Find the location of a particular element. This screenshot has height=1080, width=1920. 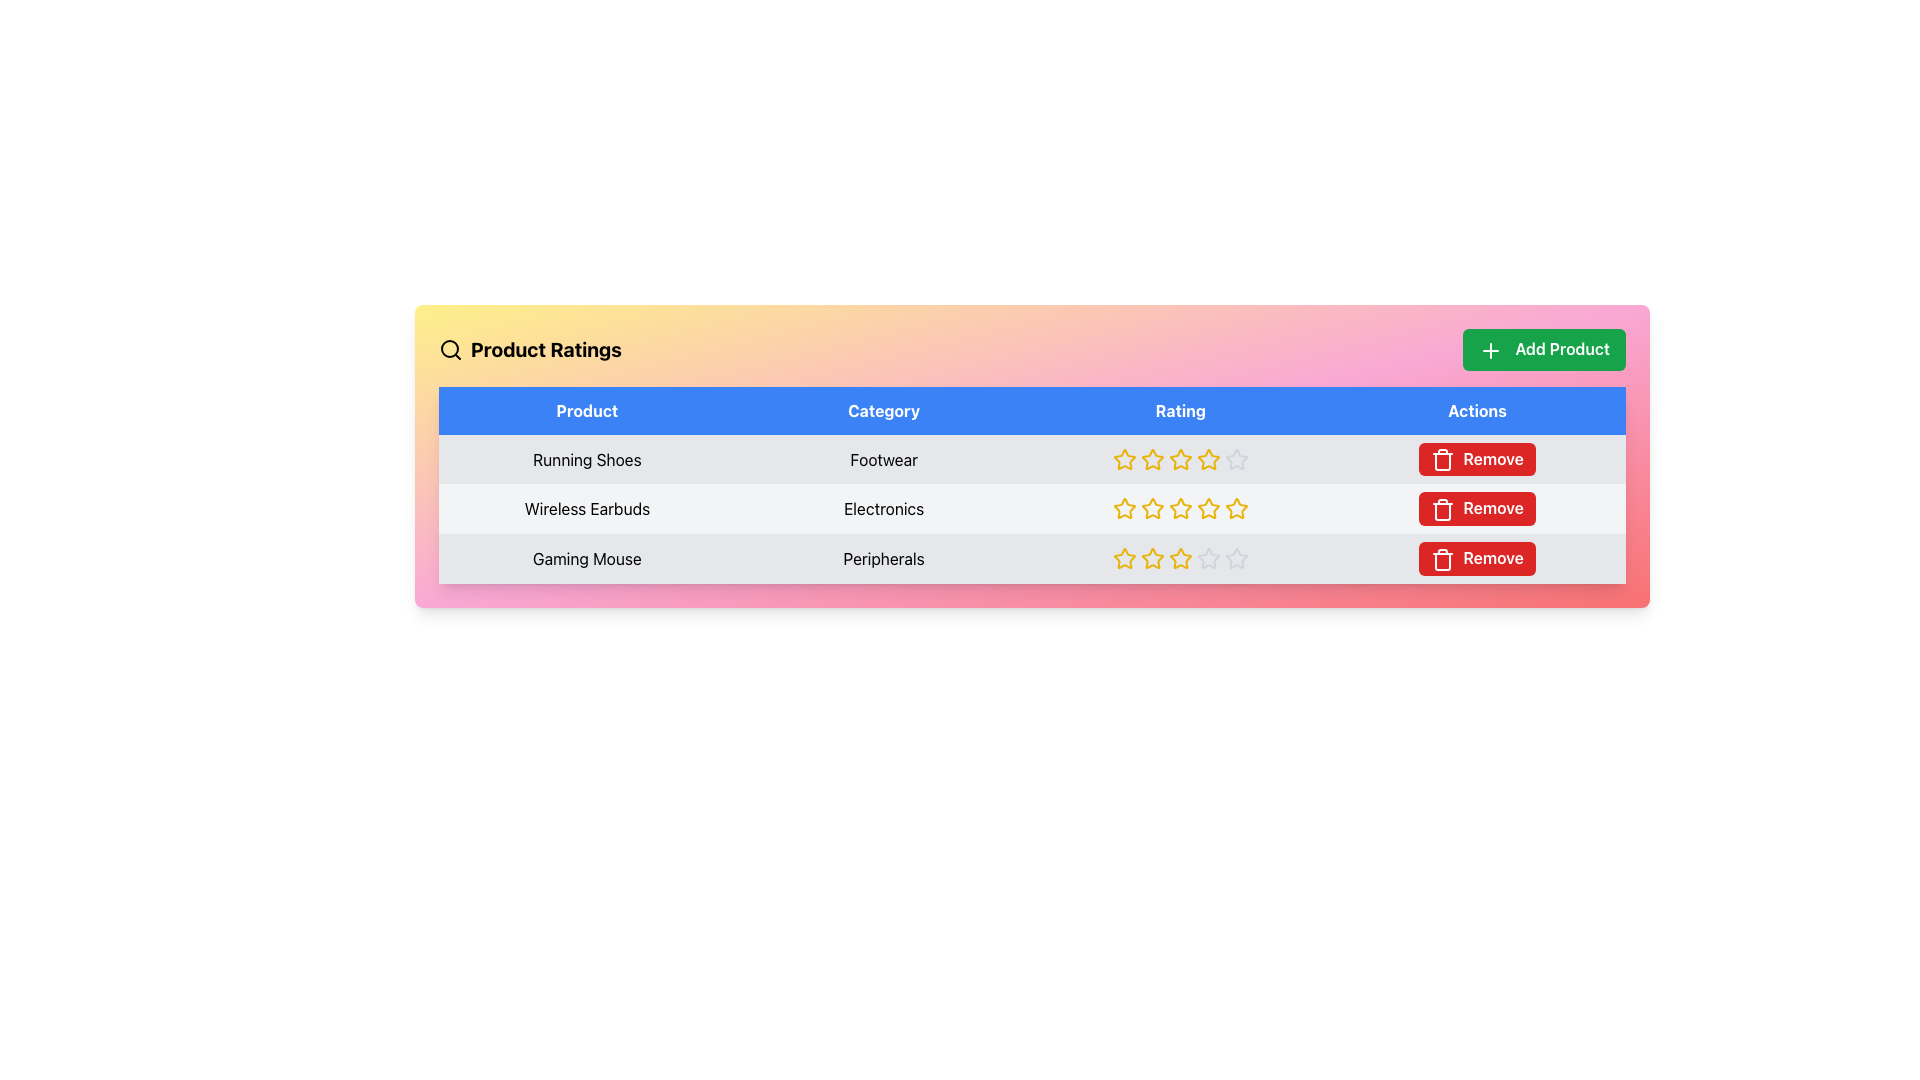

the fifth star icon in the 'Rating' column for 'Wireless Earbuds' to indicate a rating level is located at coordinates (1207, 508).